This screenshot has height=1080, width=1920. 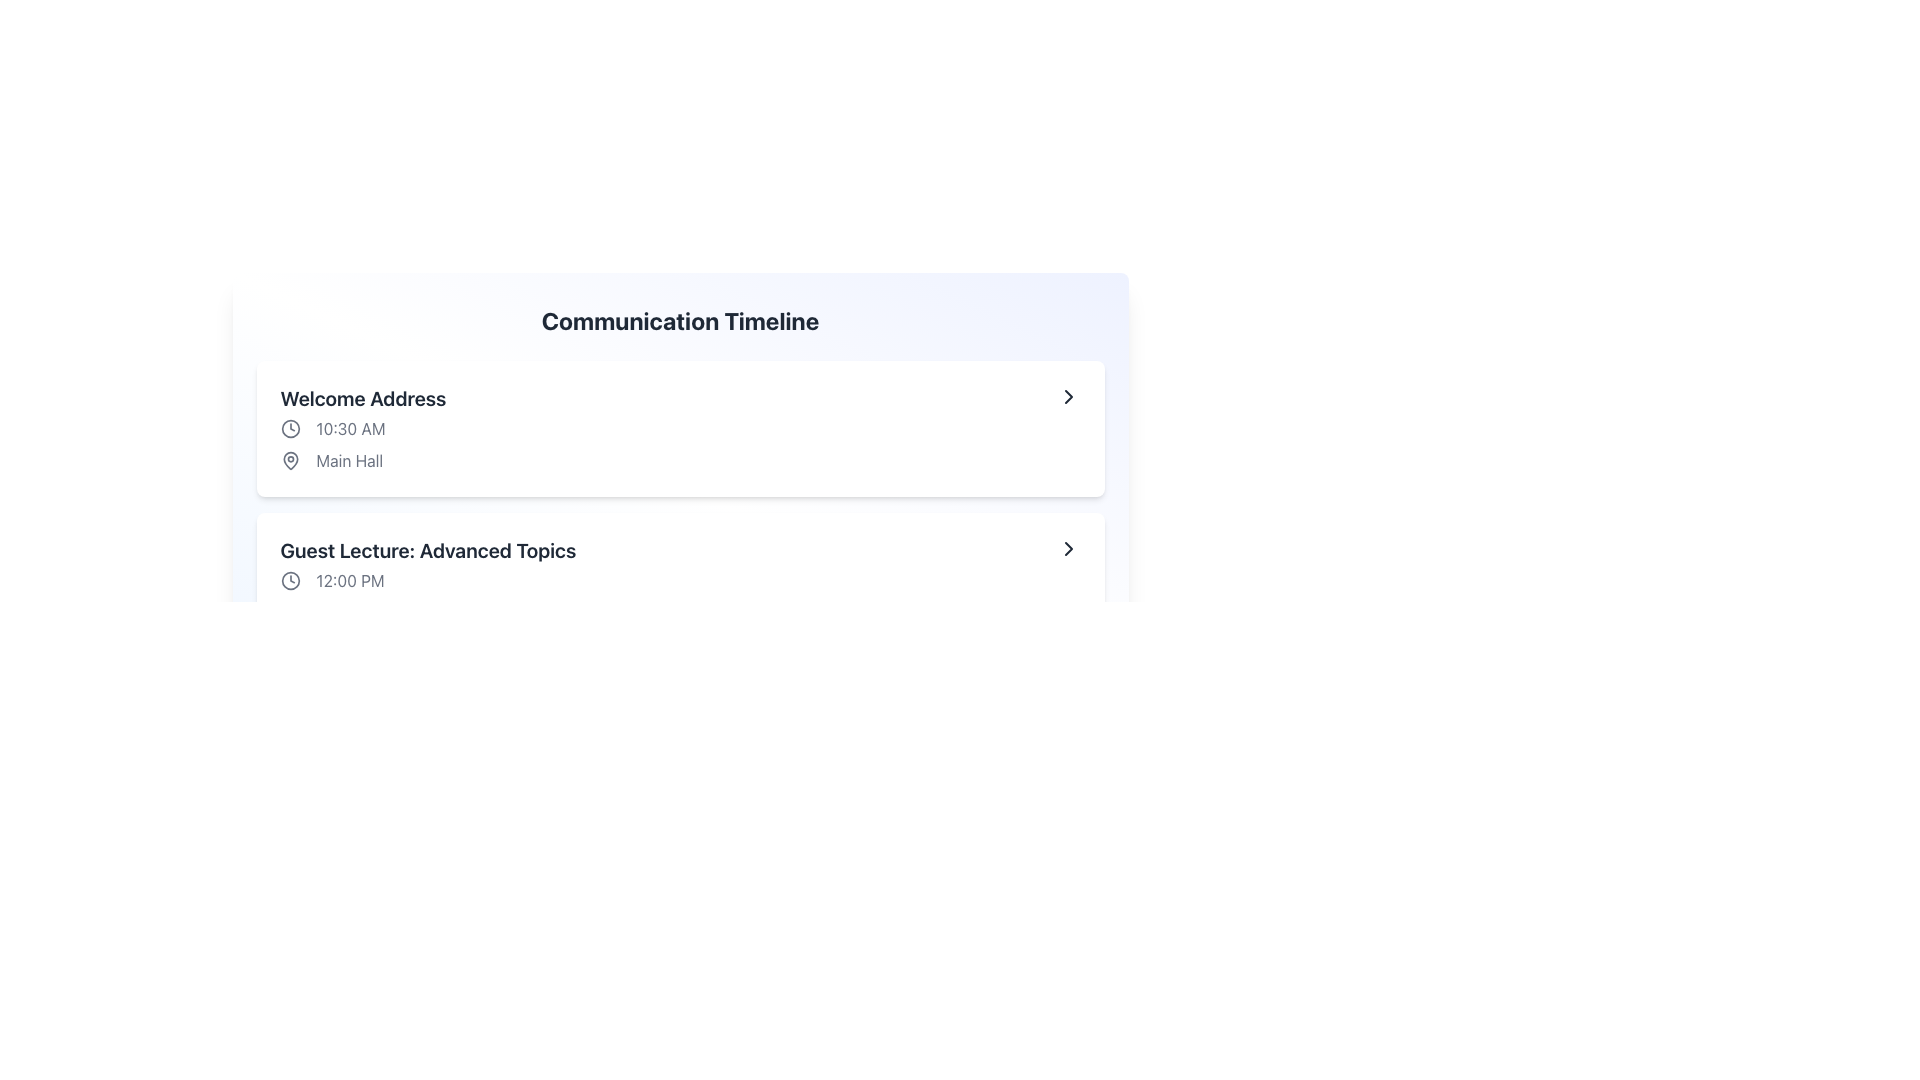 I want to click on the right-pointing arrow icon in dark gray color located at the top-right corner of the 'Welcome Address' card, so click(x=1067, y=397).